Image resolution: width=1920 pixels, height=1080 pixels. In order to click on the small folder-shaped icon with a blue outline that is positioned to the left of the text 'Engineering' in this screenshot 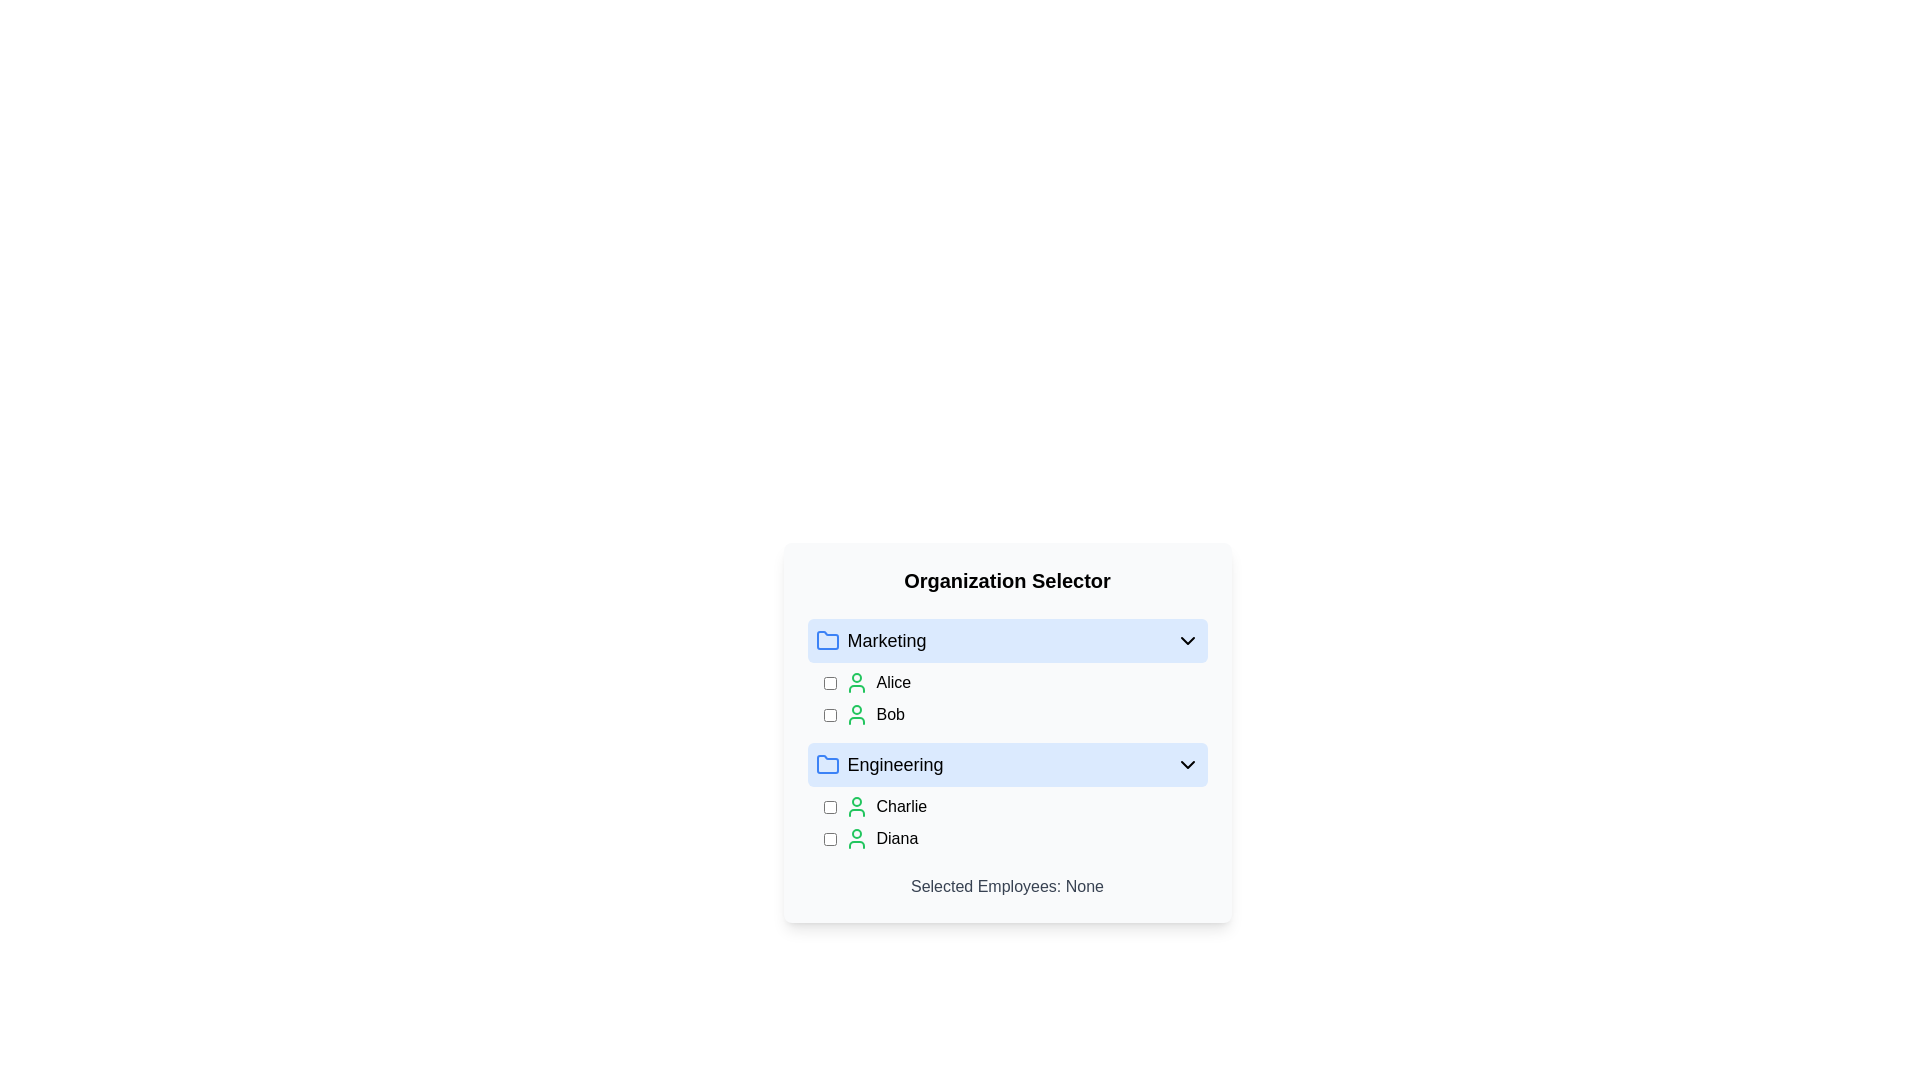, I will do `click(827, 764)`.